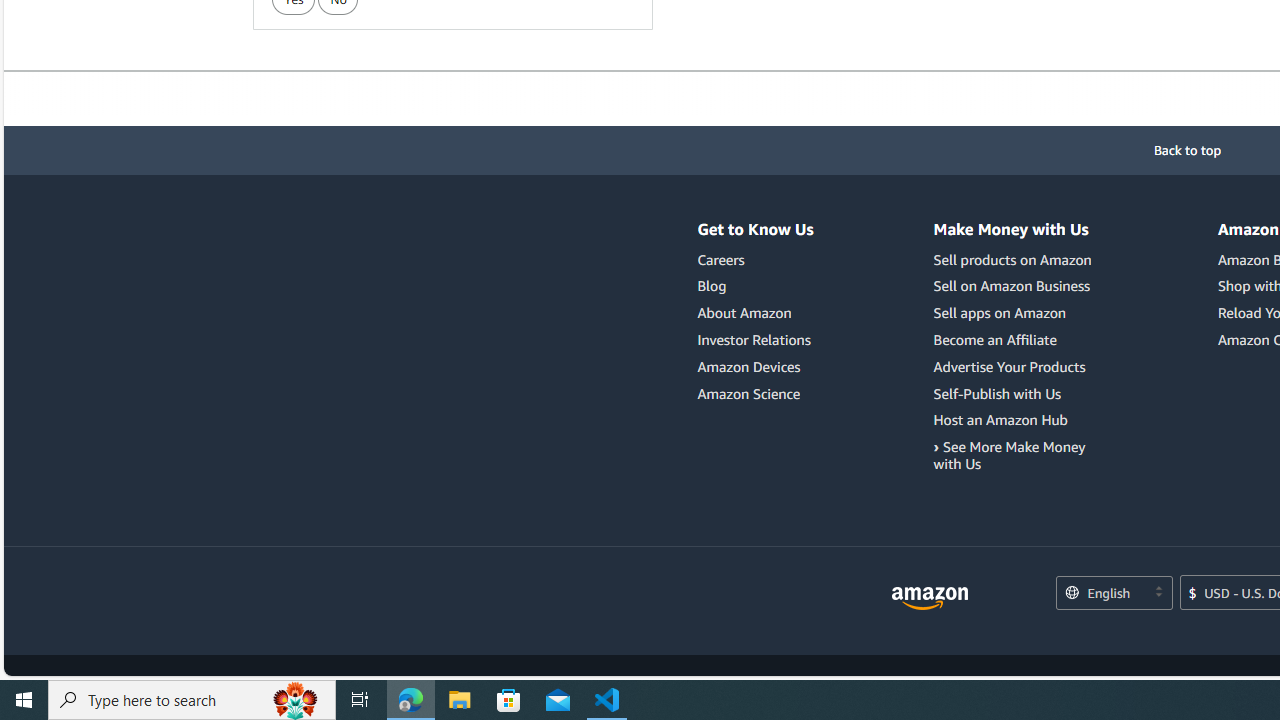  Describe the element at coordinates (1015, 313) in the screenshot. I see `'Sell apps on Amazon'` at that location.